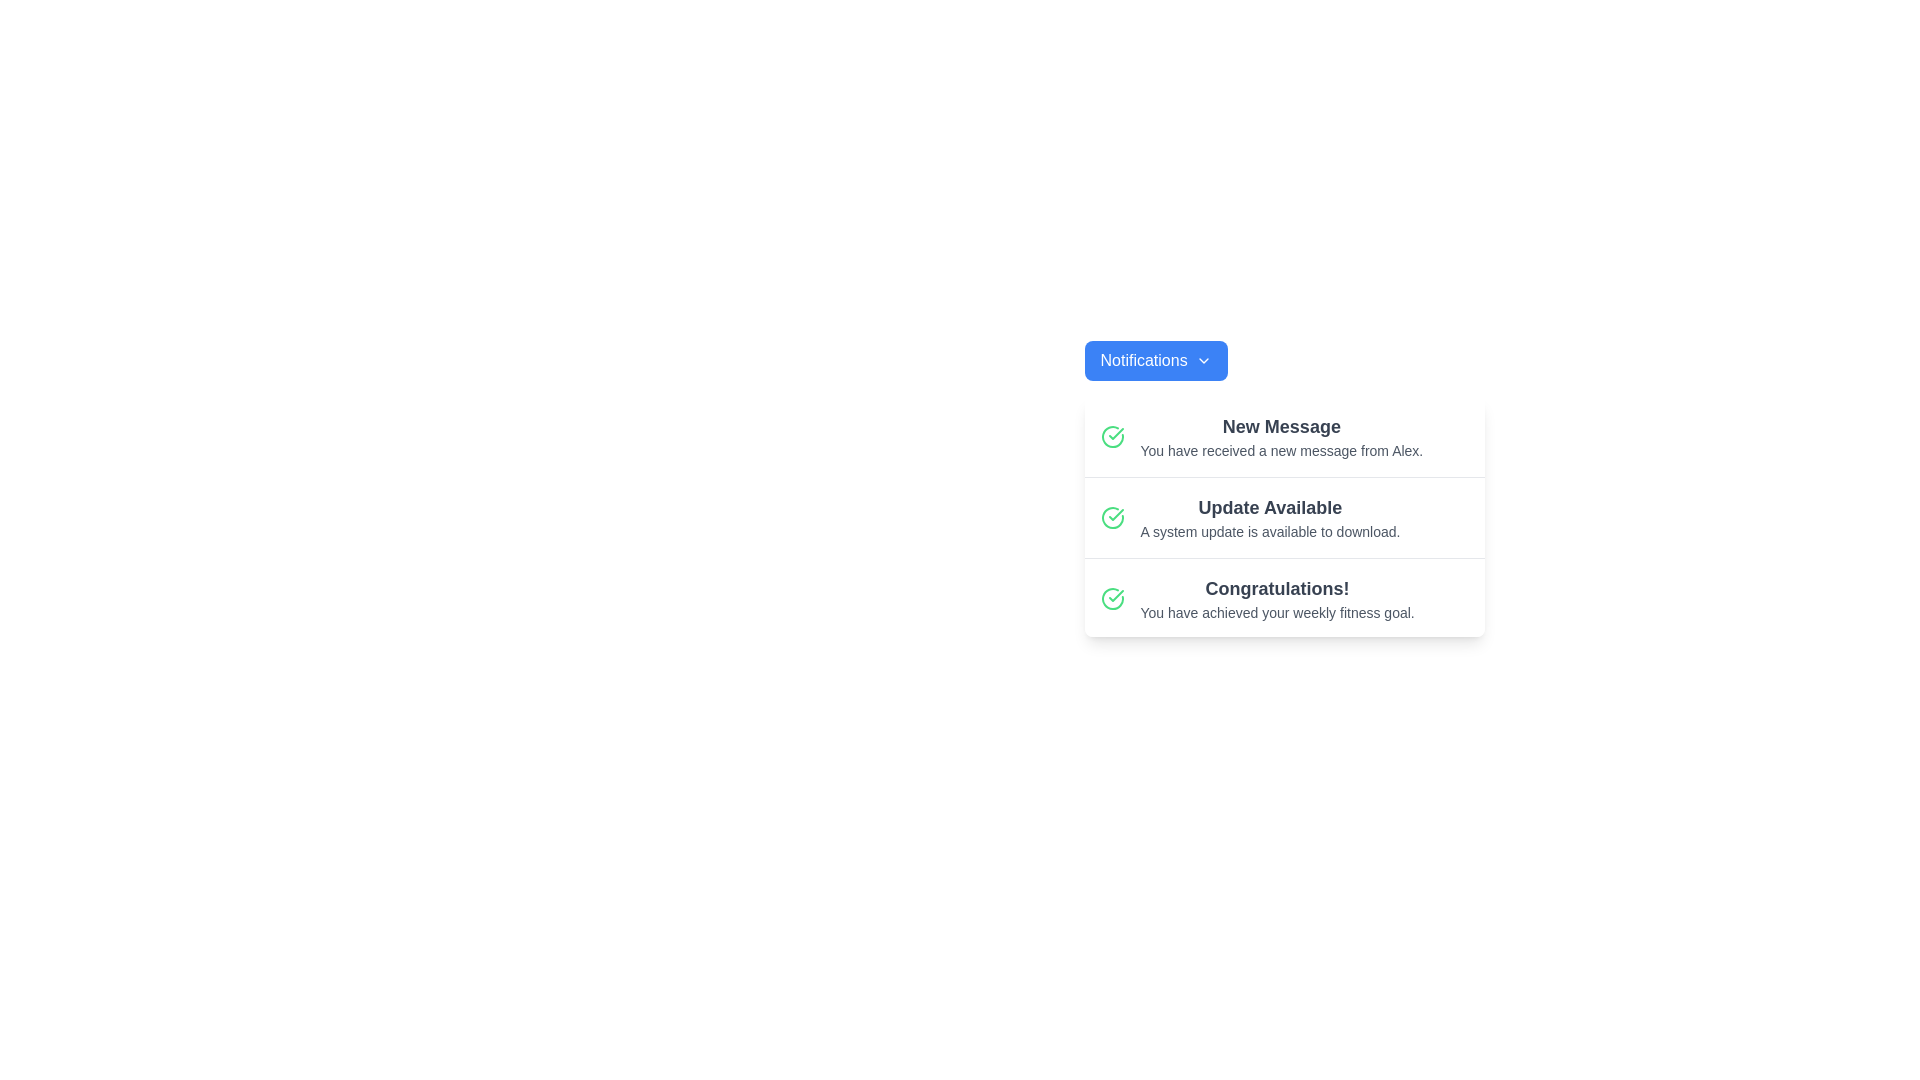 This screenshot has width=1920, height=1080. I want to click on the circular checkmark icon subcomponent in the third row of the notification panel, which indicates status or confirmation for the 'Congratulations!' message, so click(1111, 597).